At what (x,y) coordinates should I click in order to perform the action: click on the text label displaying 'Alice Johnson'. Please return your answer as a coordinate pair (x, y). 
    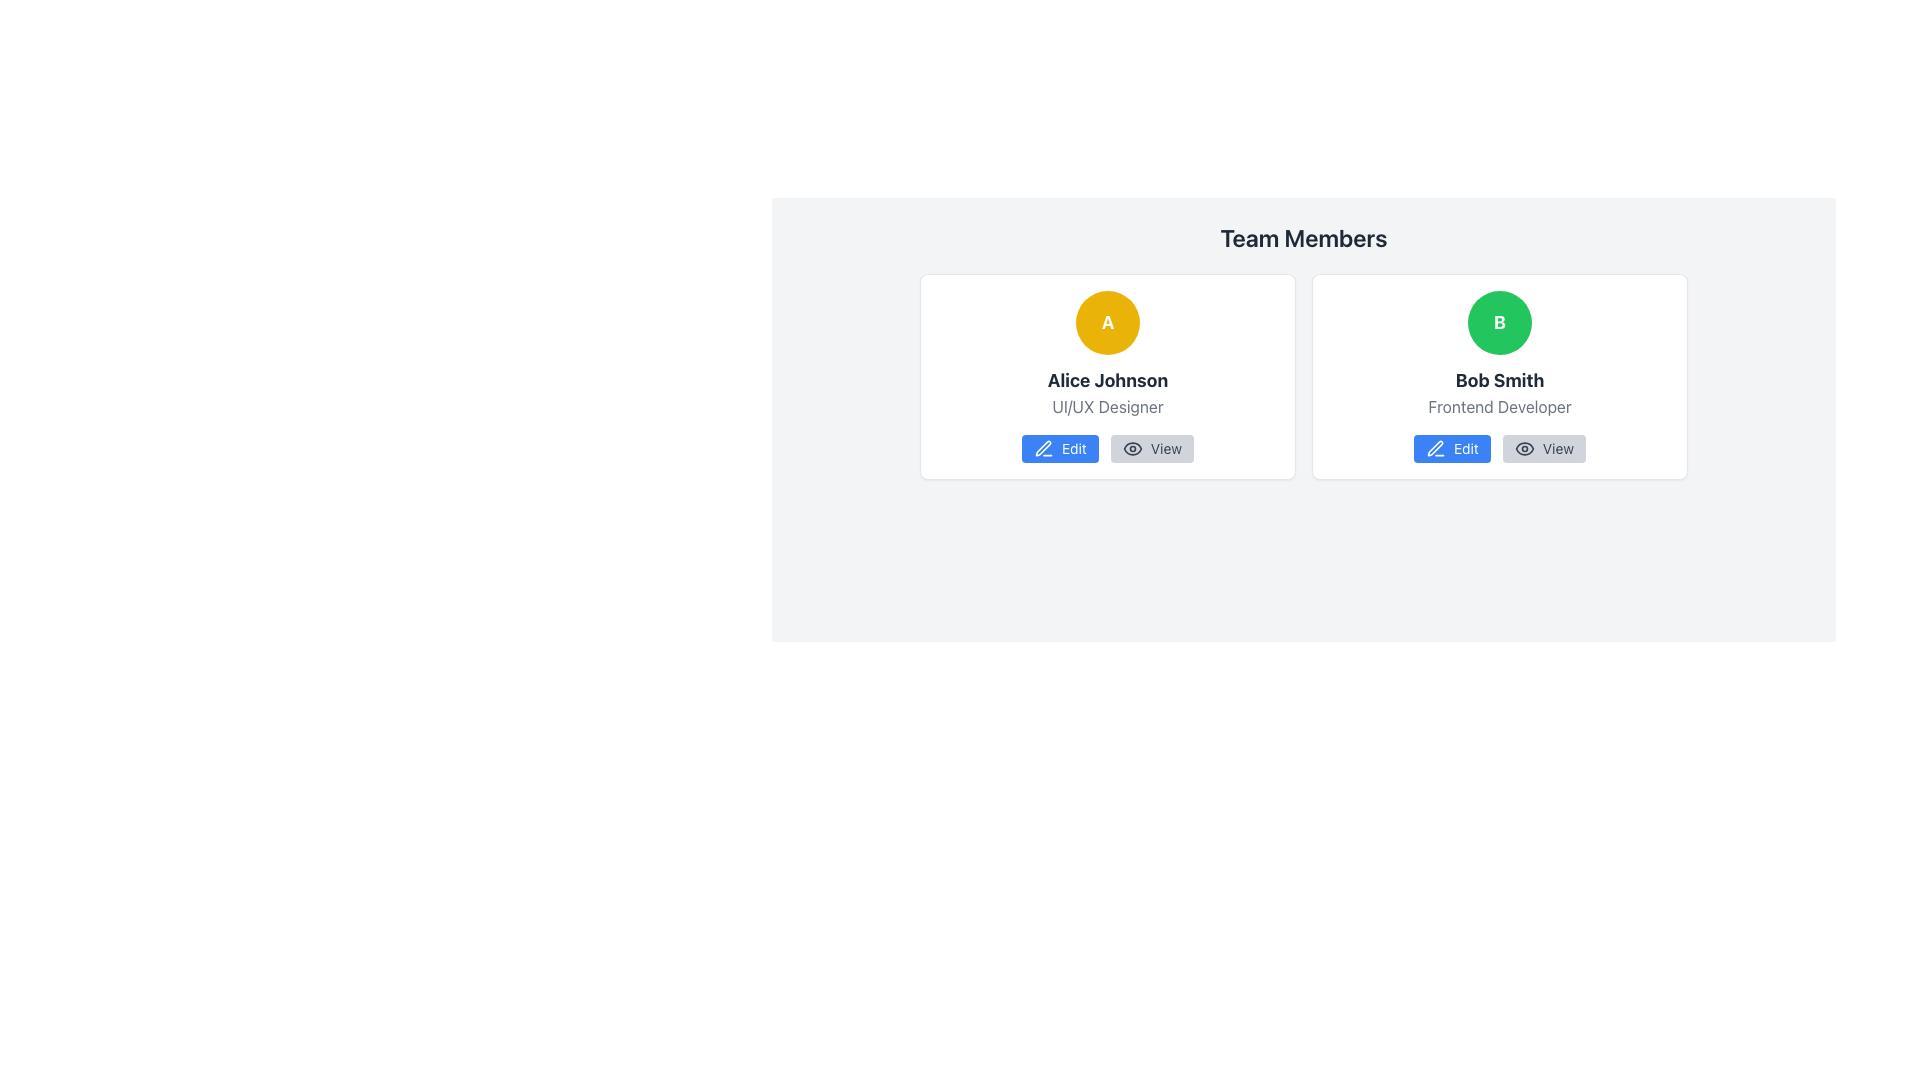
    Looking at the image, I should click on (1106, 381).